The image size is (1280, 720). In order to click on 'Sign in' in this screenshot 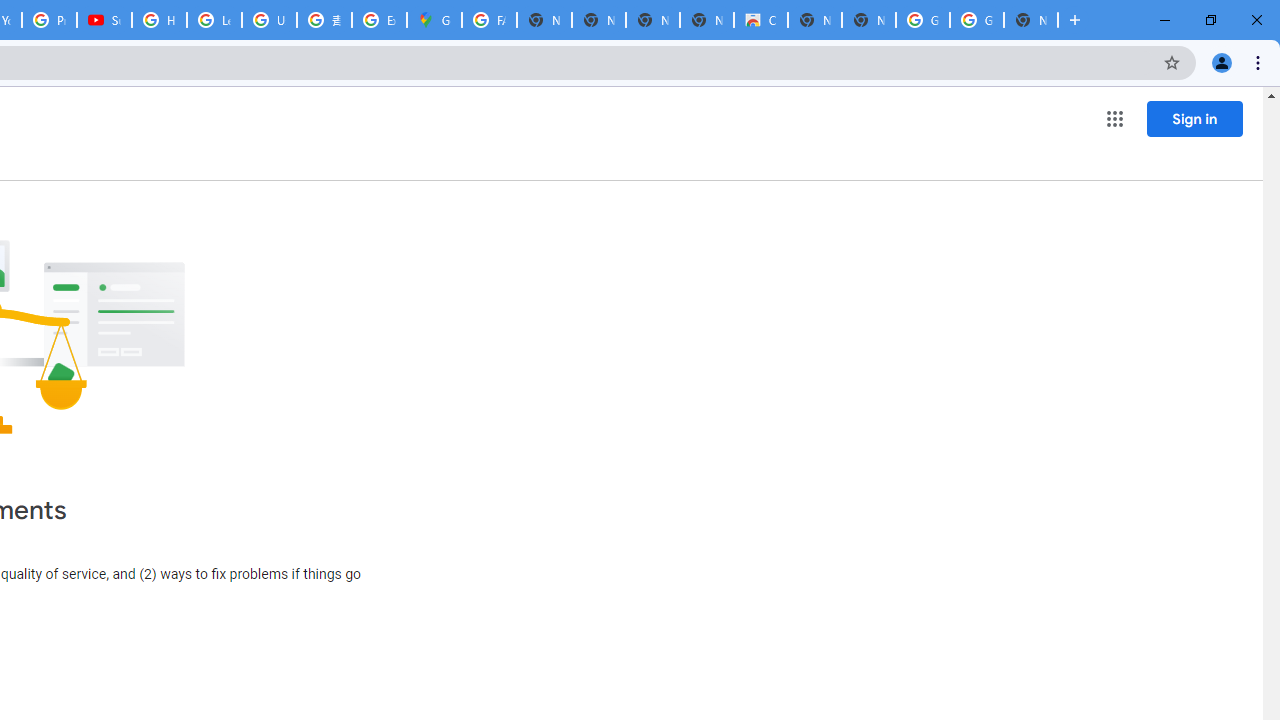, I will do `click(1194, 118)`.